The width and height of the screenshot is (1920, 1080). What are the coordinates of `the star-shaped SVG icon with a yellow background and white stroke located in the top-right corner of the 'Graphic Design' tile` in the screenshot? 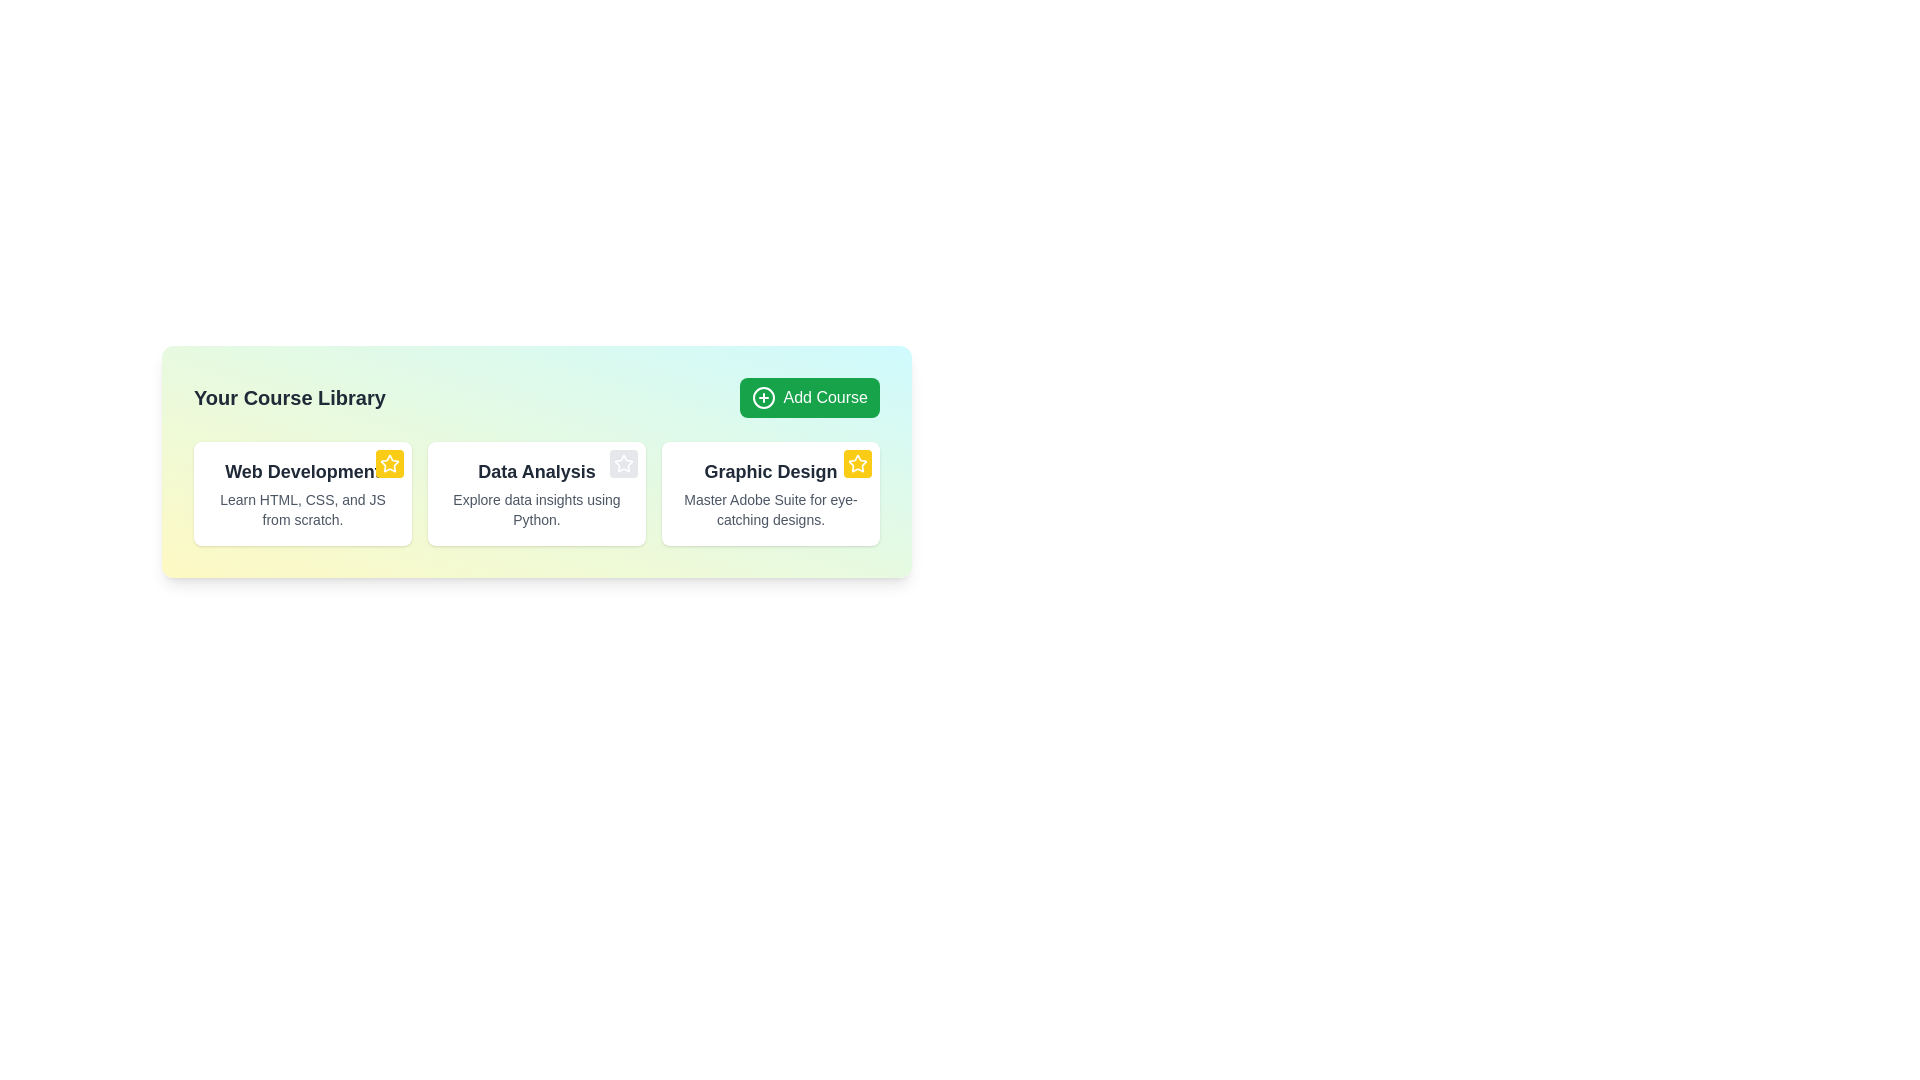 It's located at (858, 463).